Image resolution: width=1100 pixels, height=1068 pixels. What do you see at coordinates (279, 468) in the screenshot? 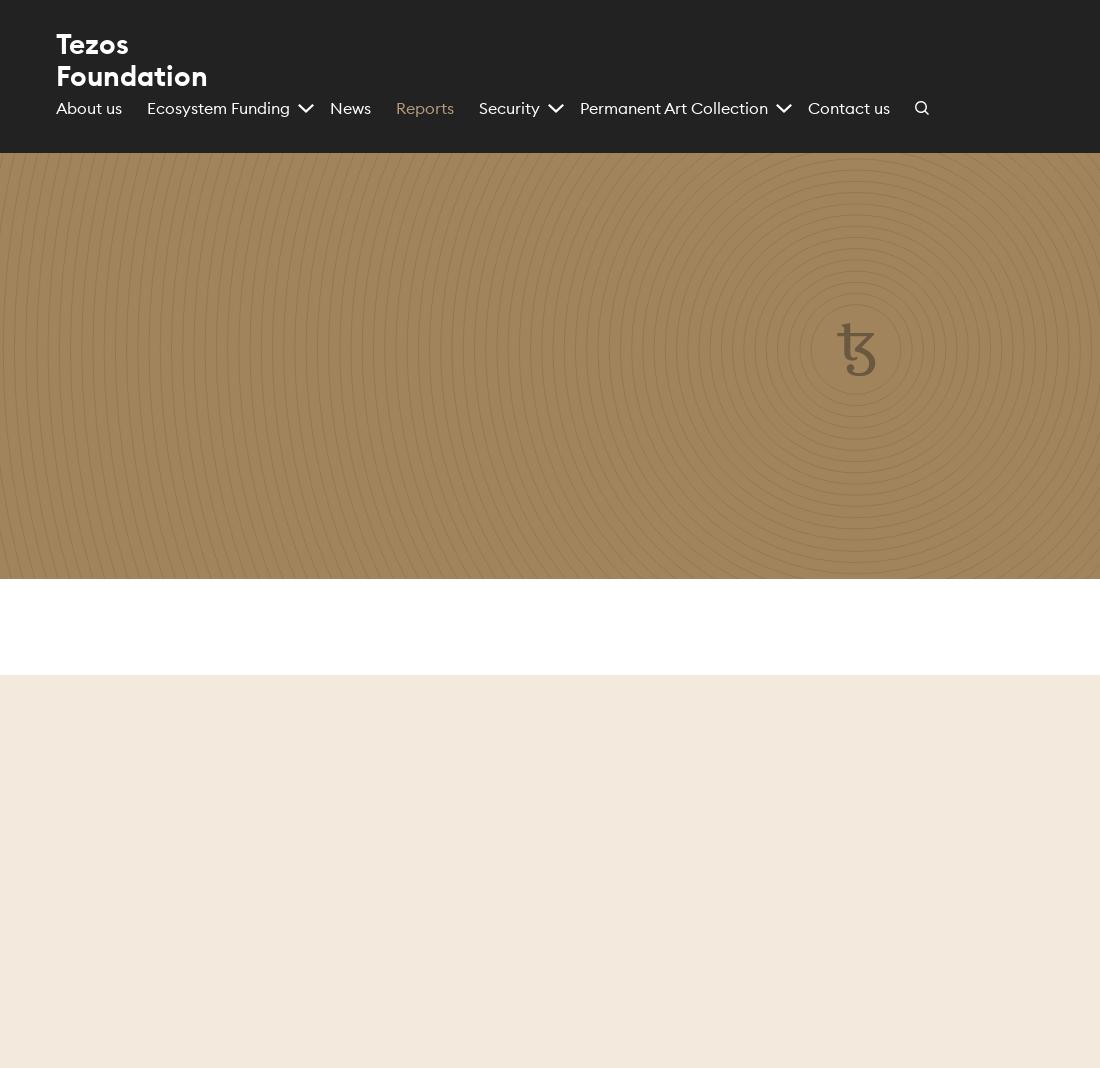
I see `'Our reports provide insights and an overview of the Foundation’s activities. Twice a year, we issue a Biannual Update that covers our activities during the last few months.'` at bounding box center [279, 468].